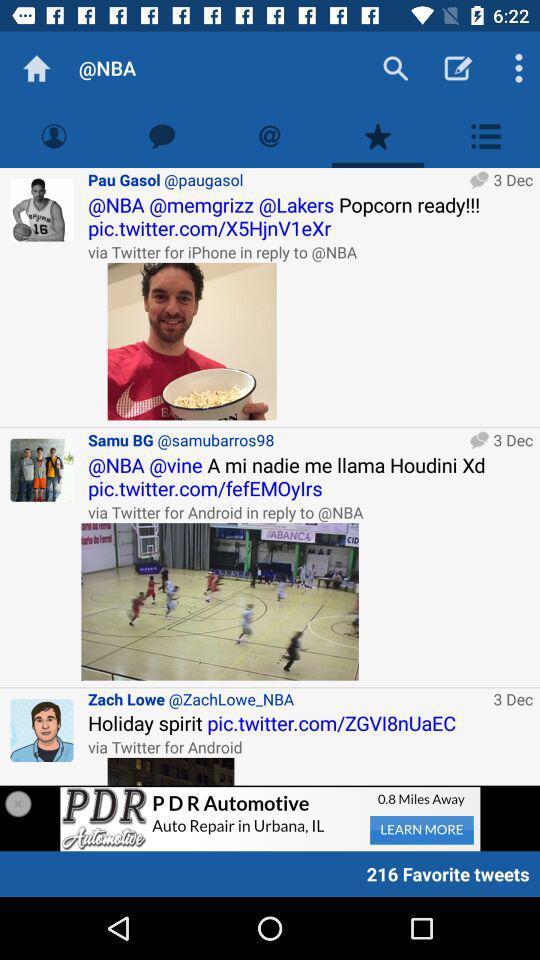  Describe the element at coordinates (219, 600) in the screenshot. I see `enlarge picture` at that location.